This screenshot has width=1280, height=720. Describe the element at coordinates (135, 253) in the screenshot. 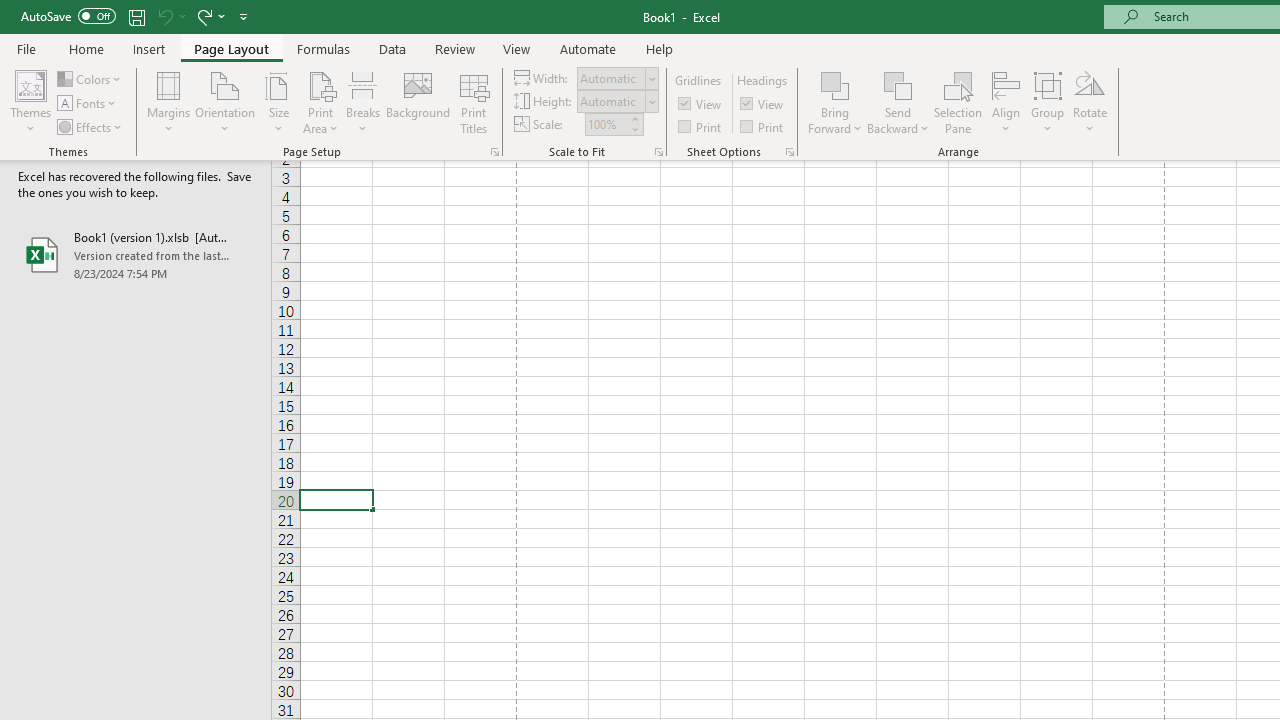

I see `'Book1 (version 1).xlsb  [AutoRecovered]'` at that location.